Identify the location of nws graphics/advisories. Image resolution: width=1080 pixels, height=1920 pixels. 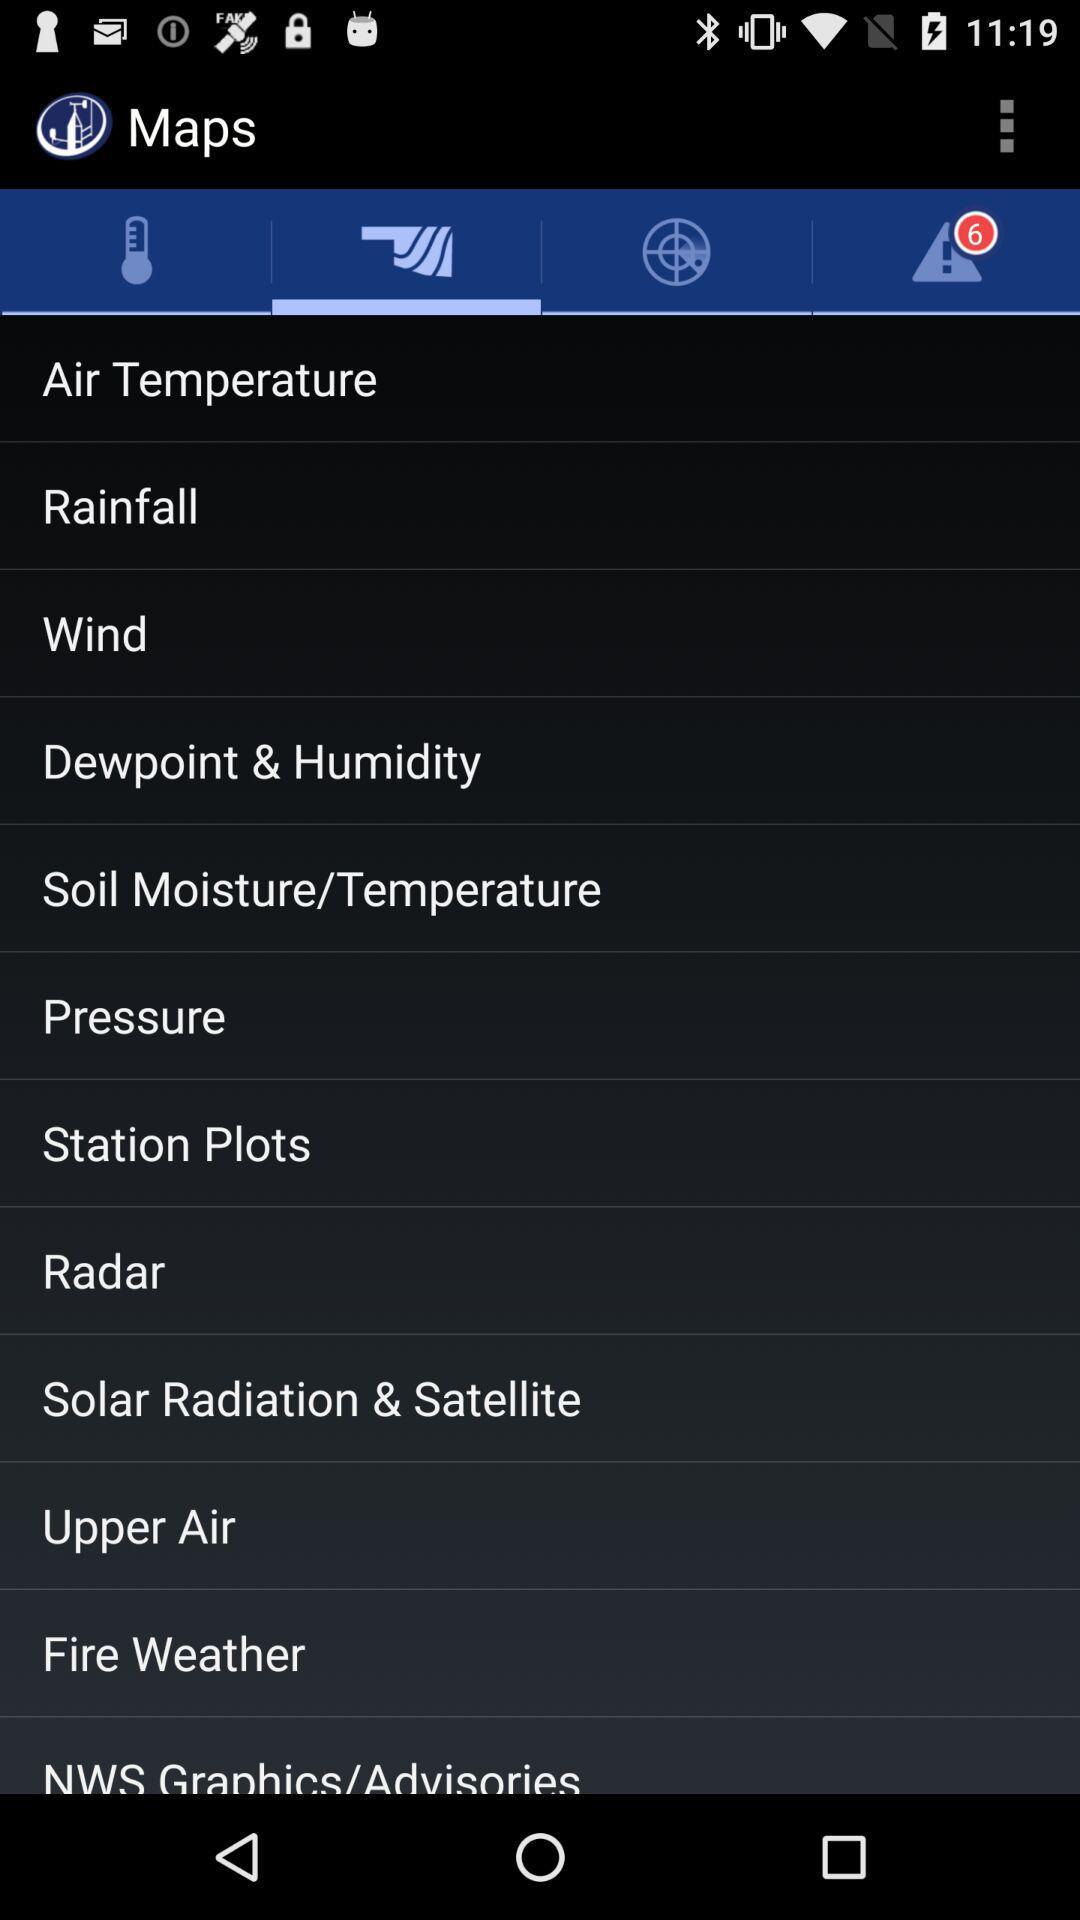
(540, 1754).